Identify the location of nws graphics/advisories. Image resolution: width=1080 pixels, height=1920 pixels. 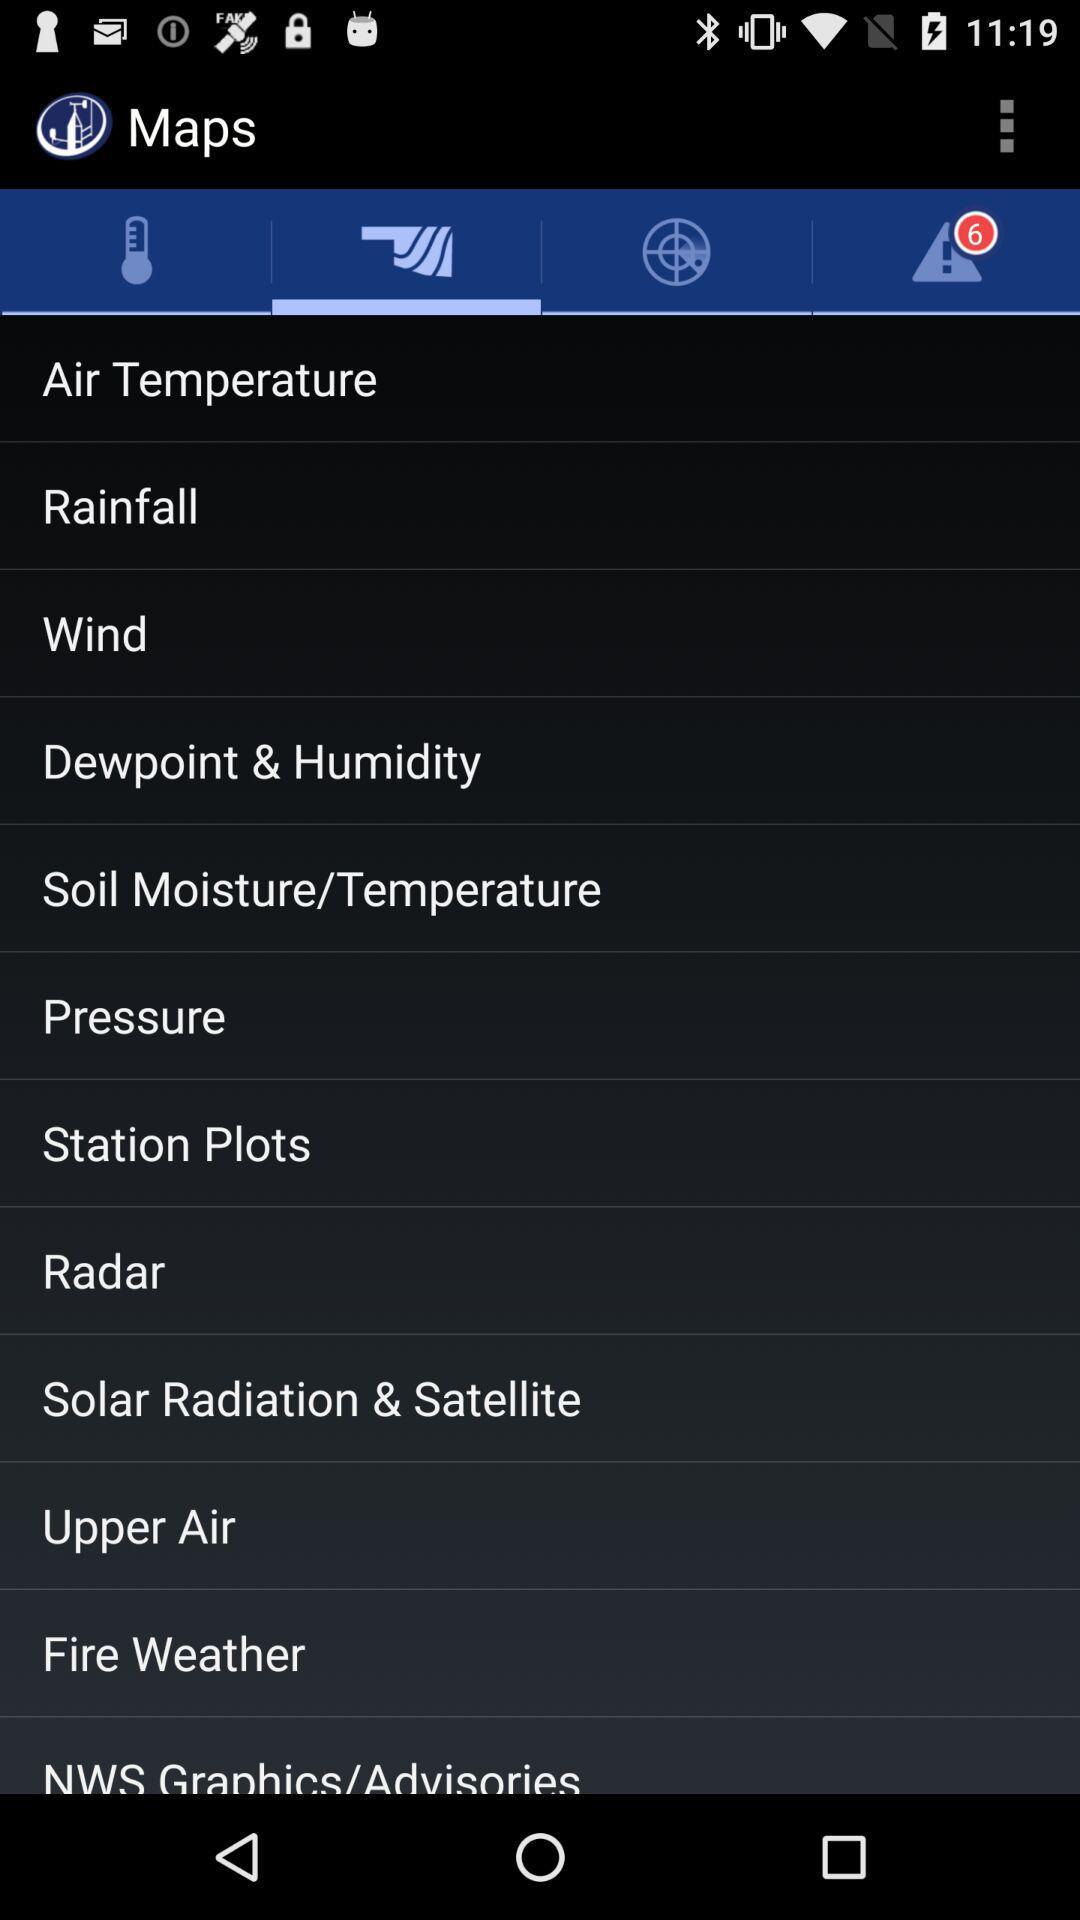
(540, 1754).